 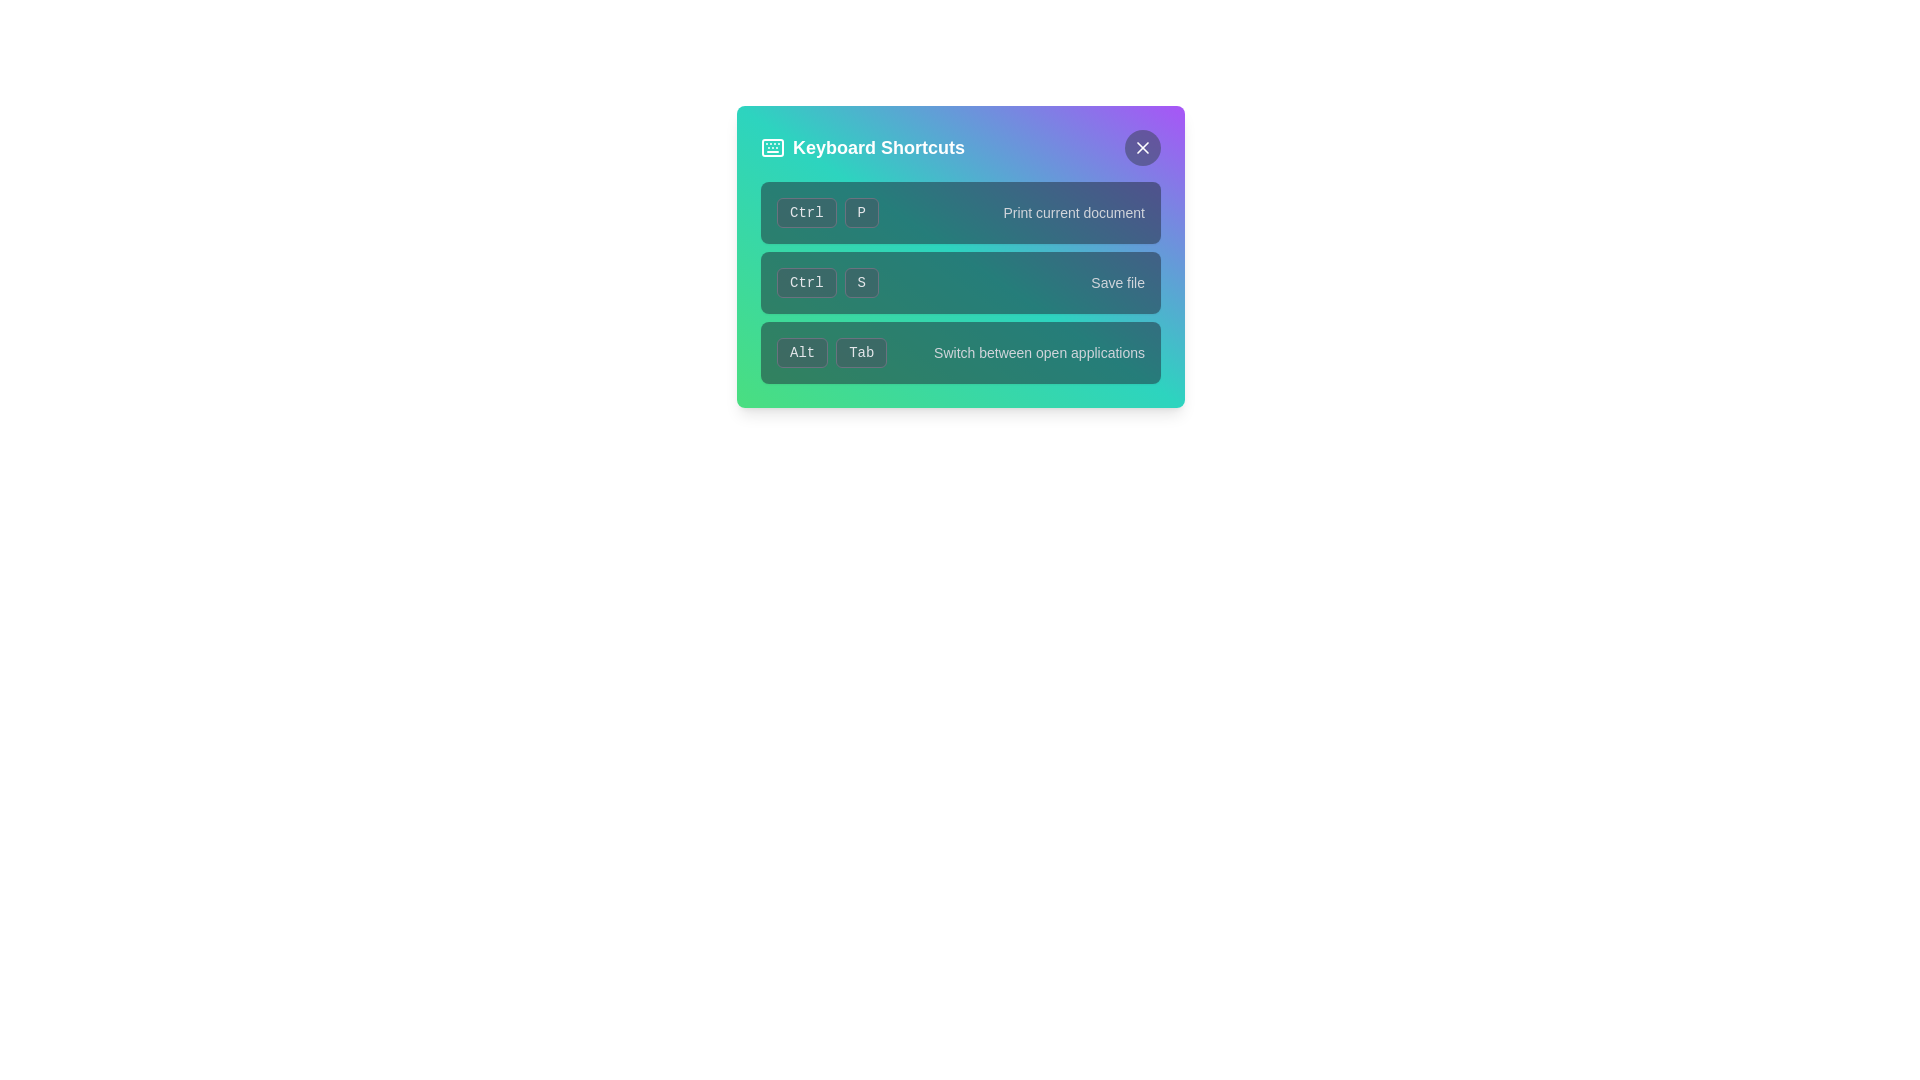 What do you see at coordinates (960, 212) in the screenshot?
I see `the Keyboard shortcut instruction entry labeled 'Ctrl + P' which indicates the action 'Print current document' in the 'Keyboard Shortcuts' dialog` at bounding box center [960, 212].